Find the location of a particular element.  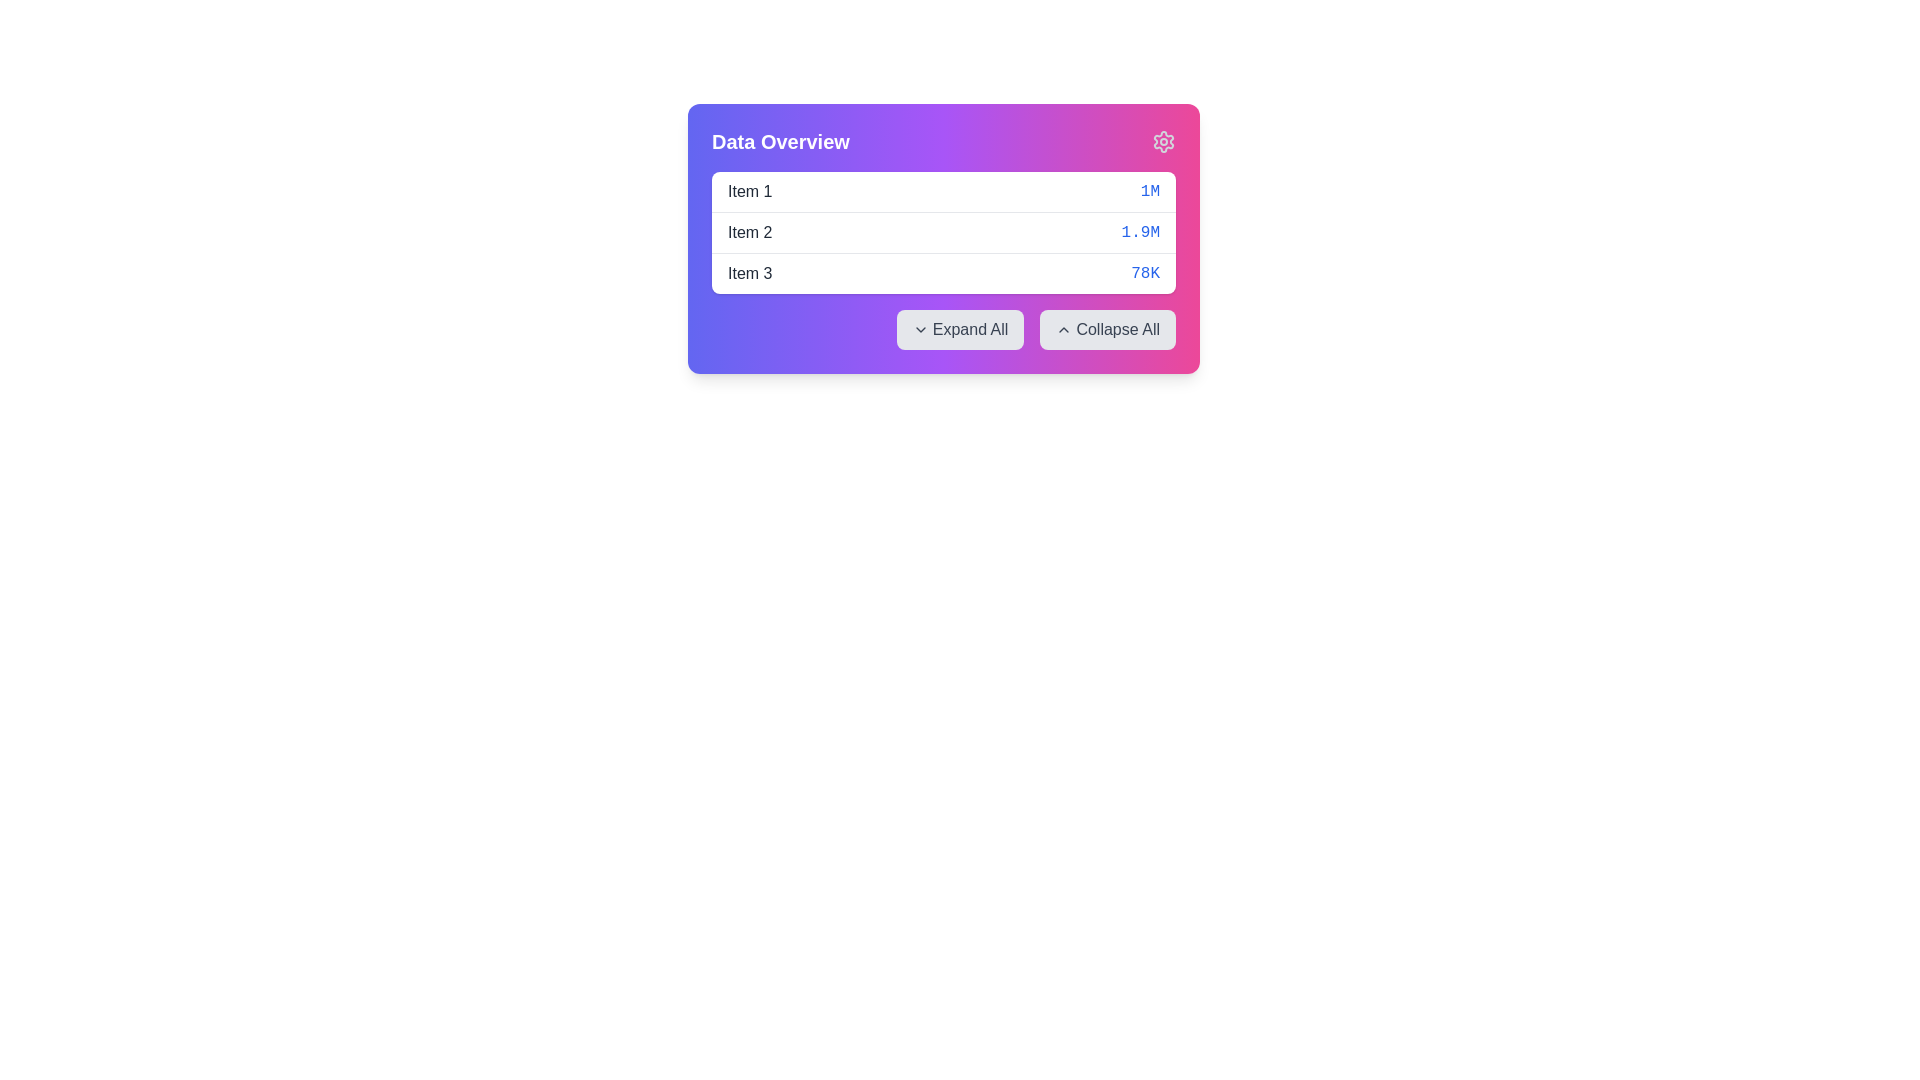

the collapse indicator icon located to the left of the label text in the 'Collapse All' button at the bottom-right section of the 'Data Overview' card is located at coordinates (1063, 329).